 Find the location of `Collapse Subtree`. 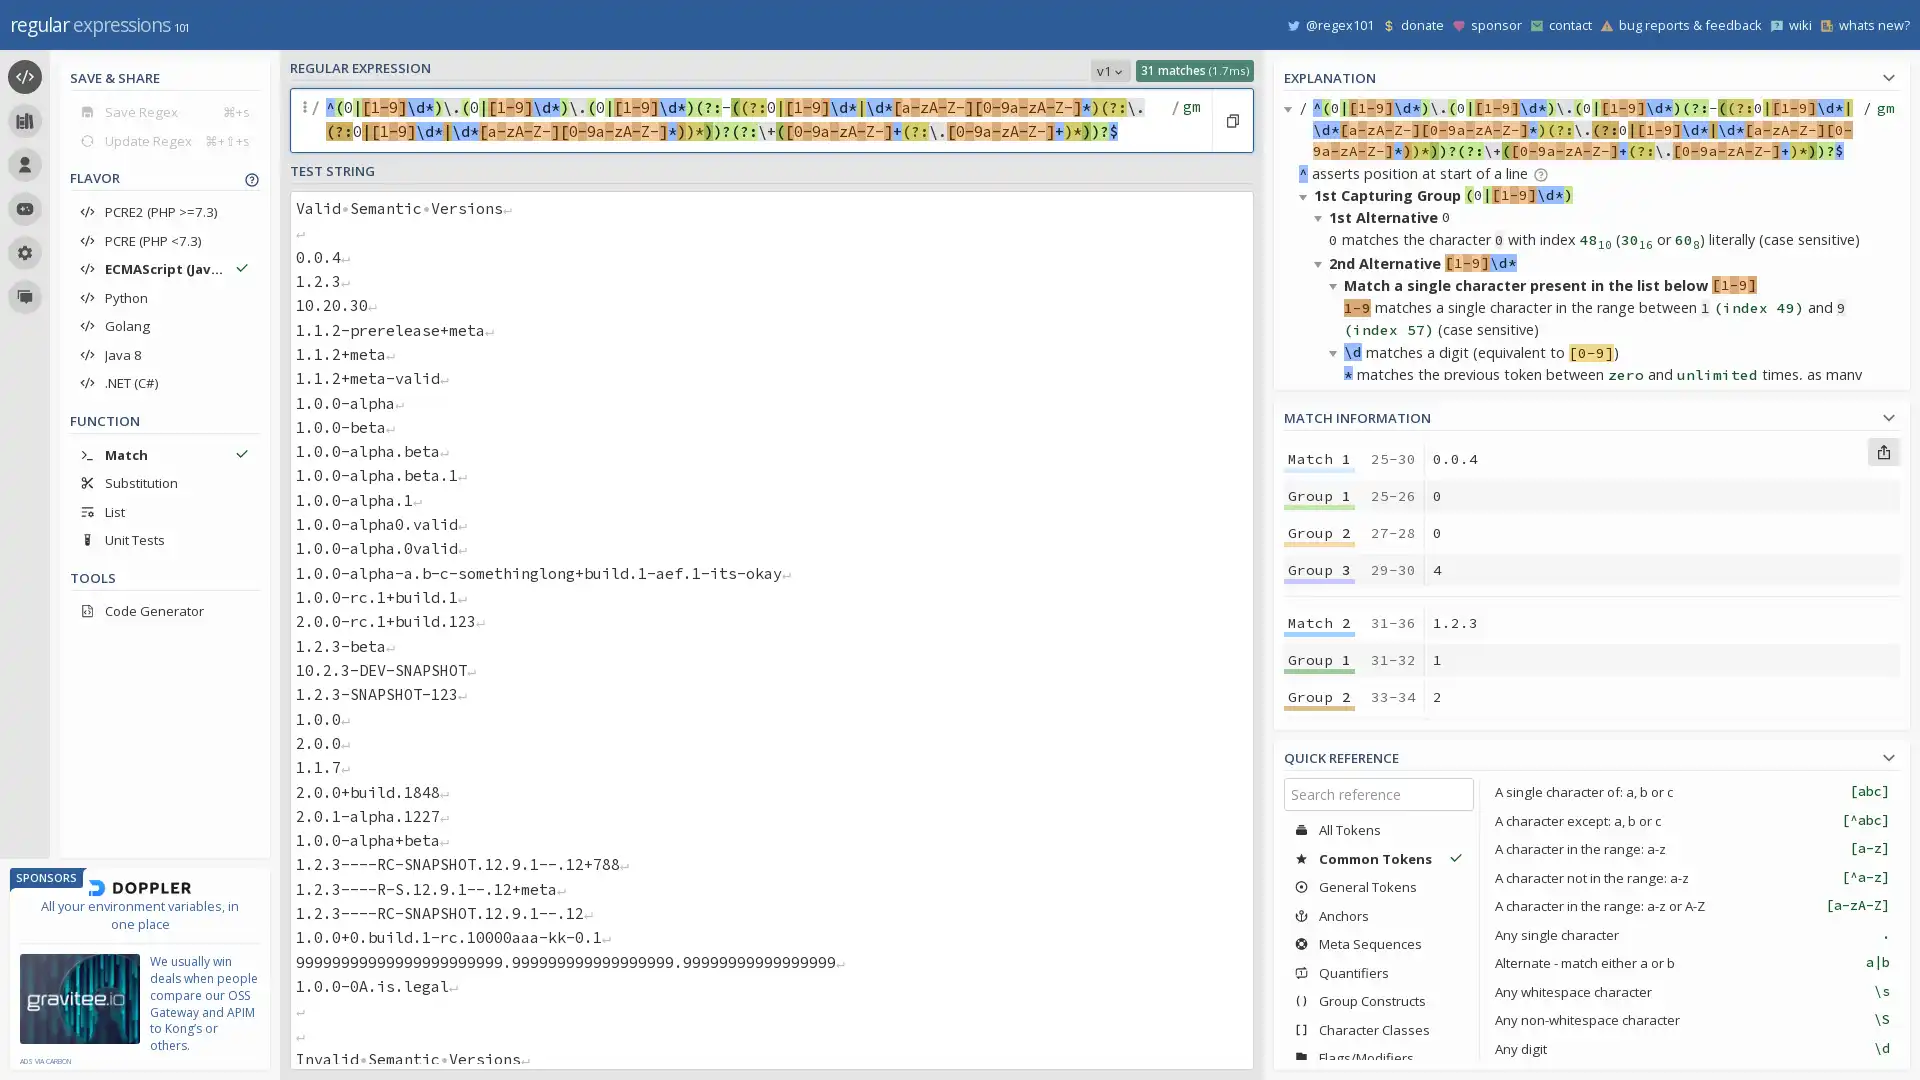

Collapse Subtree is located at coordinates (1336, 285).